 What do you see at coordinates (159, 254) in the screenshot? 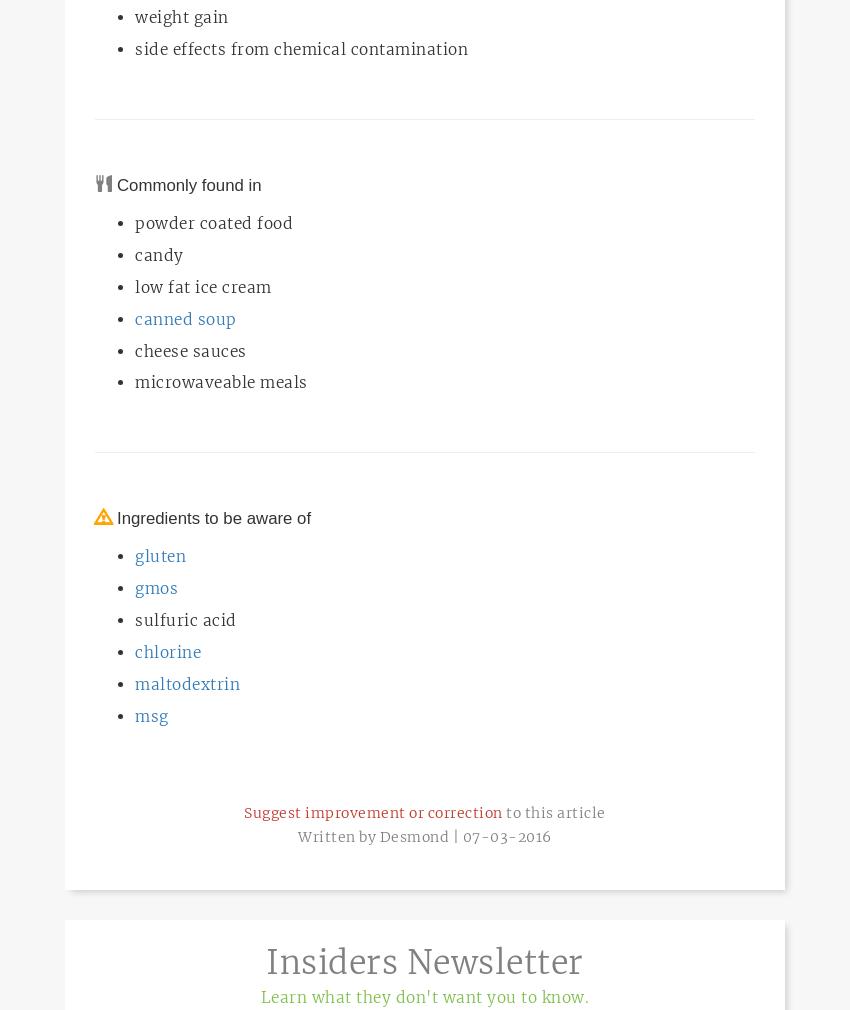
I see `'candy'` at bounding box center [159, 254].